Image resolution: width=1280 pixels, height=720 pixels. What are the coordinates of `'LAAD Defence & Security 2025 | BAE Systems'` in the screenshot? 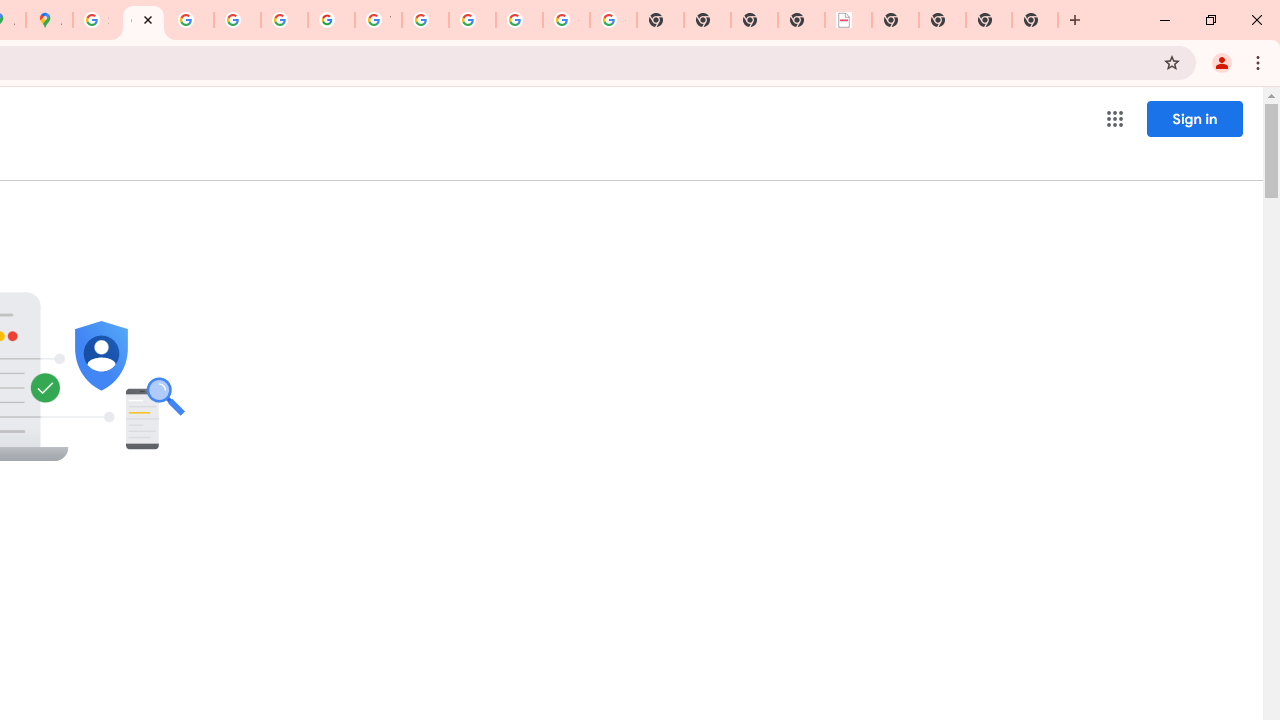 It's located at (848, 20).